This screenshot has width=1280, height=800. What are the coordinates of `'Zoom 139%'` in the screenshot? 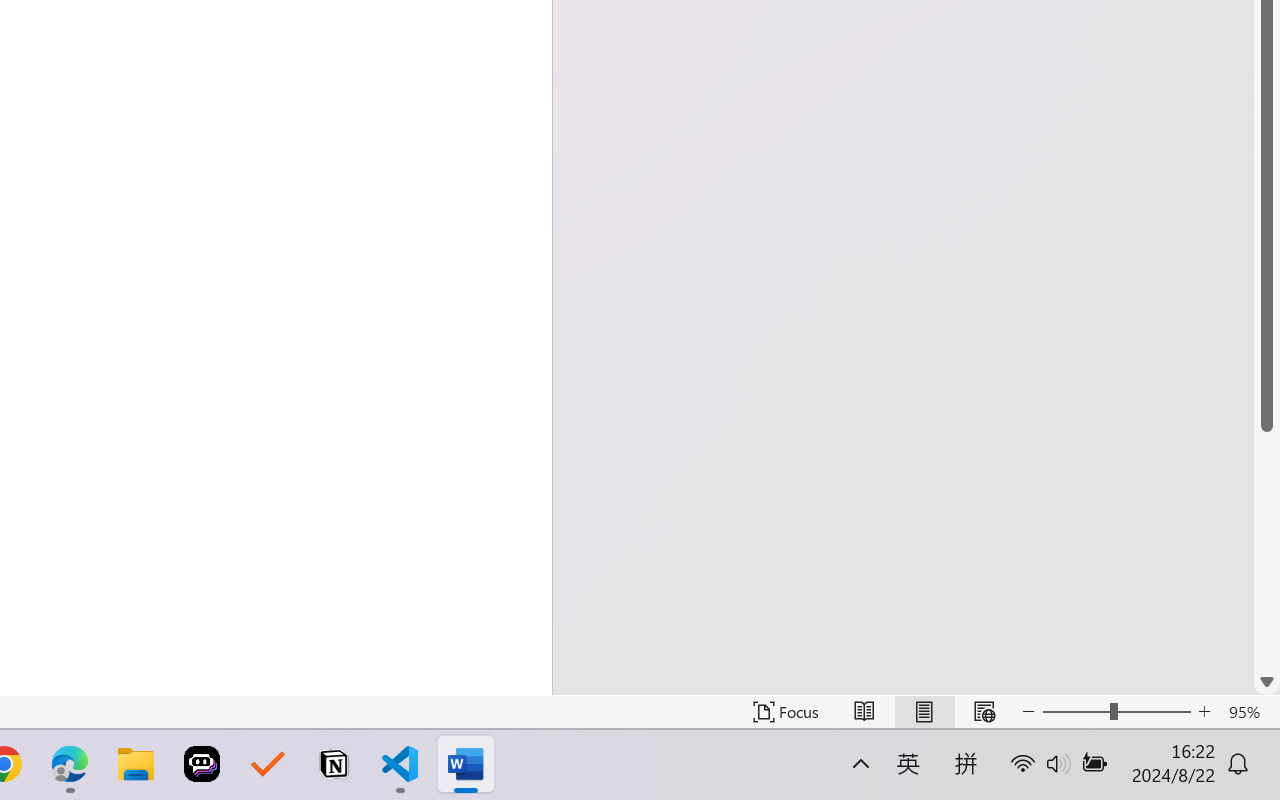 It's located at (1233, 743).